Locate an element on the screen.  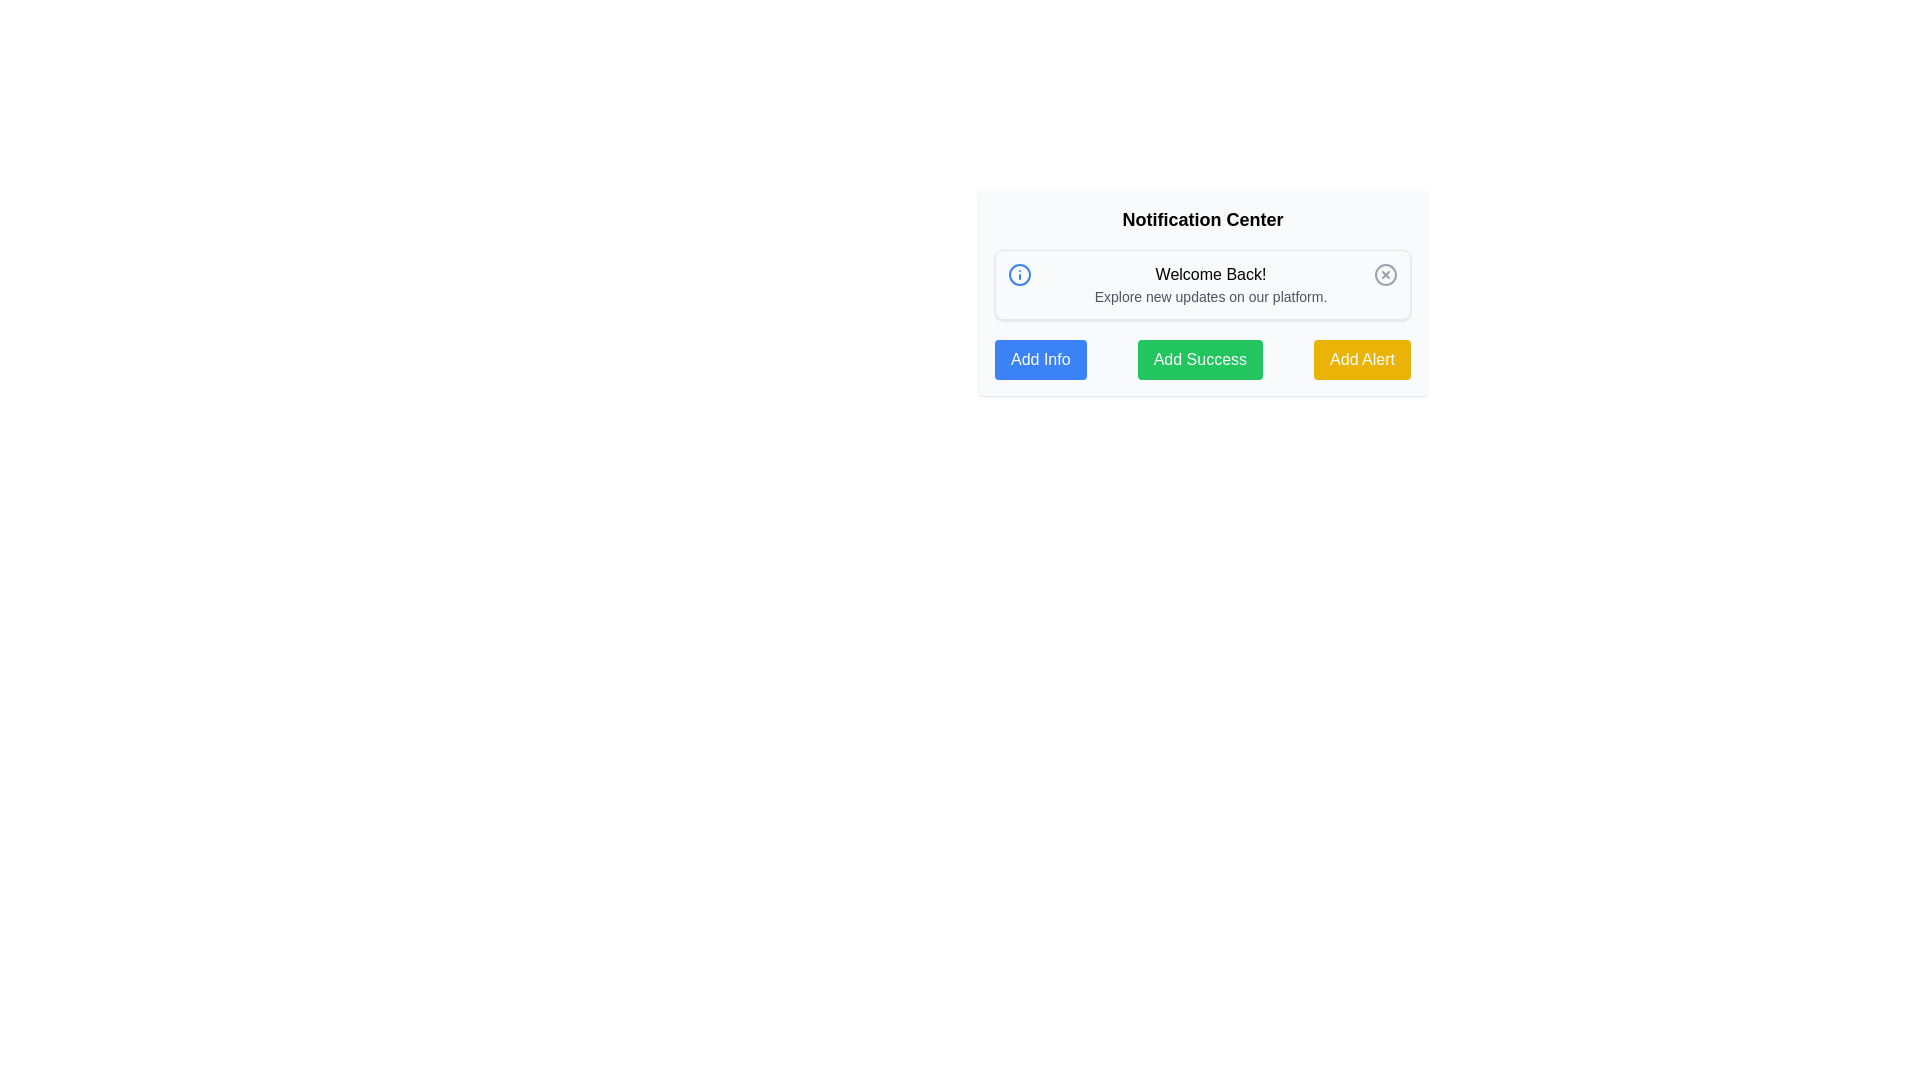
the static text element displaying 'Welcome Back!' located in the Notification Center, positioned above the smaller descriptive text is located at coordinates (1209, 274).